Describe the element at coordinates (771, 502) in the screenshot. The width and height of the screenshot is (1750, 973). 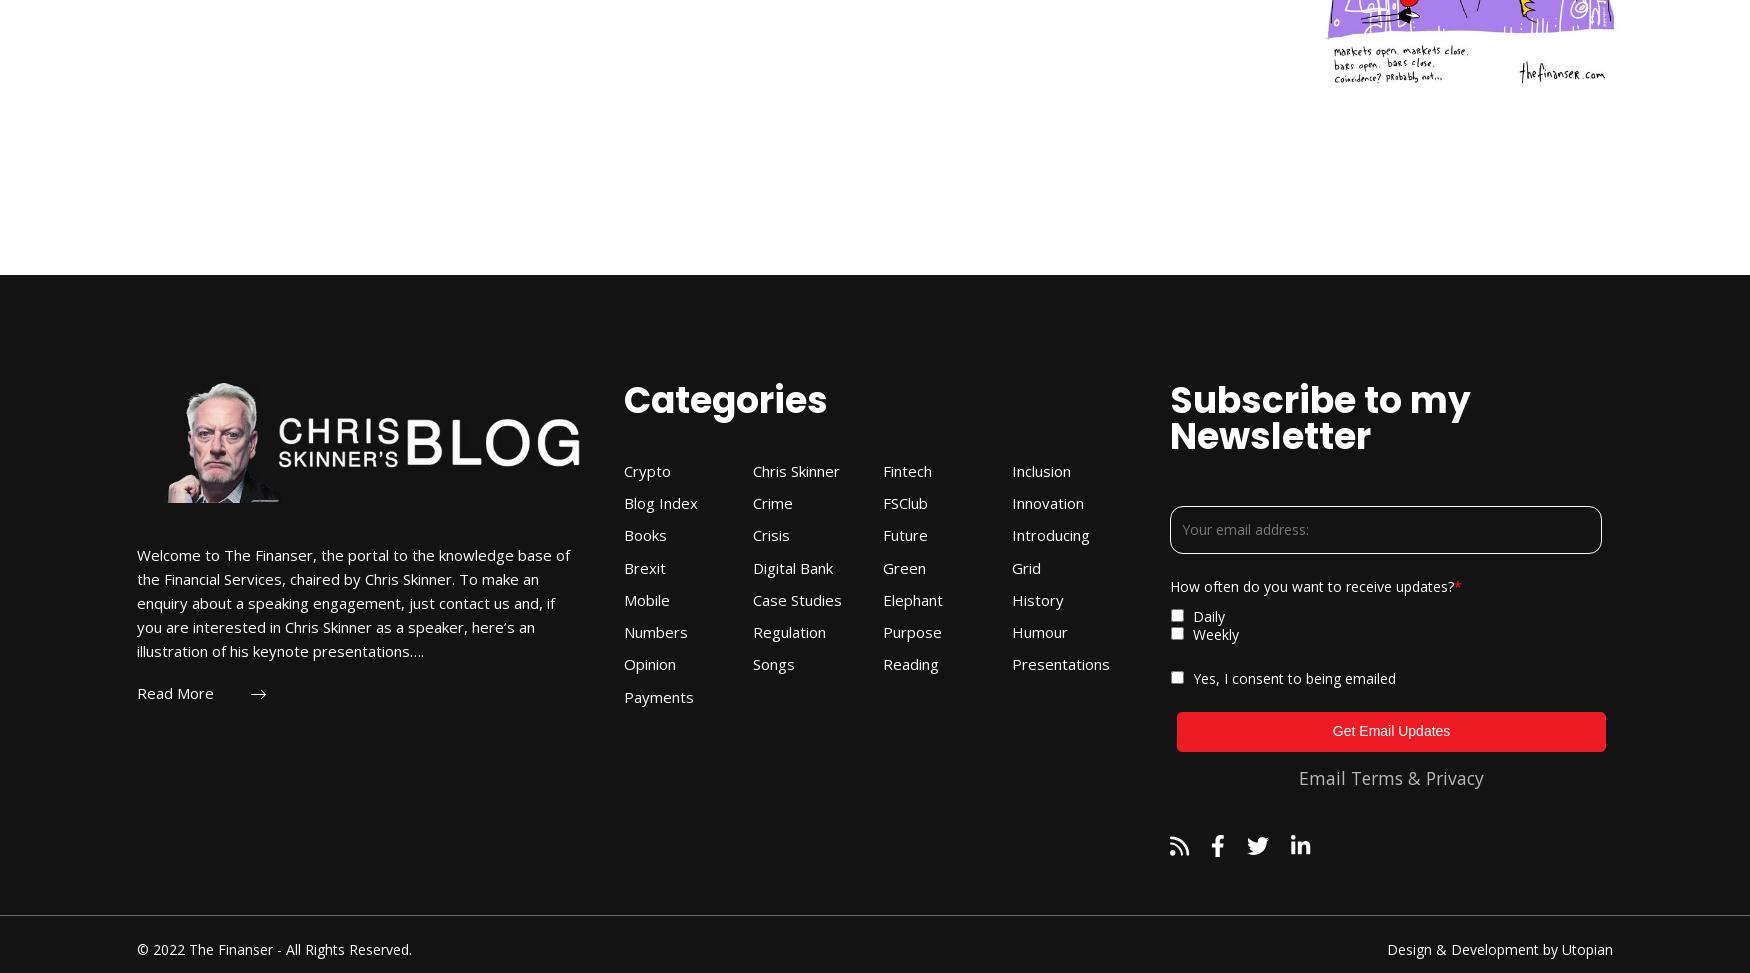
I see `'Crime'` at that location.